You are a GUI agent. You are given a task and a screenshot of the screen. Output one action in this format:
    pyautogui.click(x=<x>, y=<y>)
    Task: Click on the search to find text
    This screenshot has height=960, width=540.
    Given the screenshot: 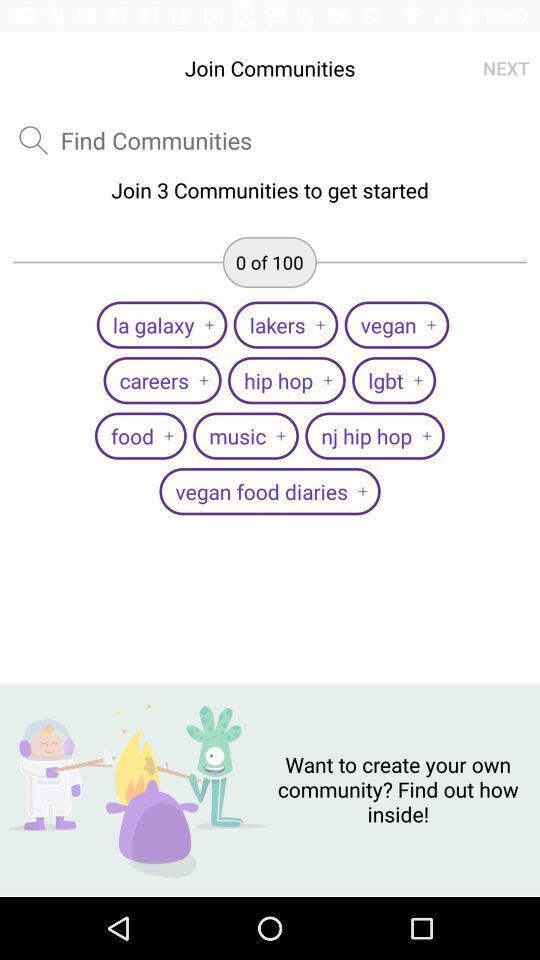 What is the action you would take?
    pyautogui.click(x=32, y=139)
    